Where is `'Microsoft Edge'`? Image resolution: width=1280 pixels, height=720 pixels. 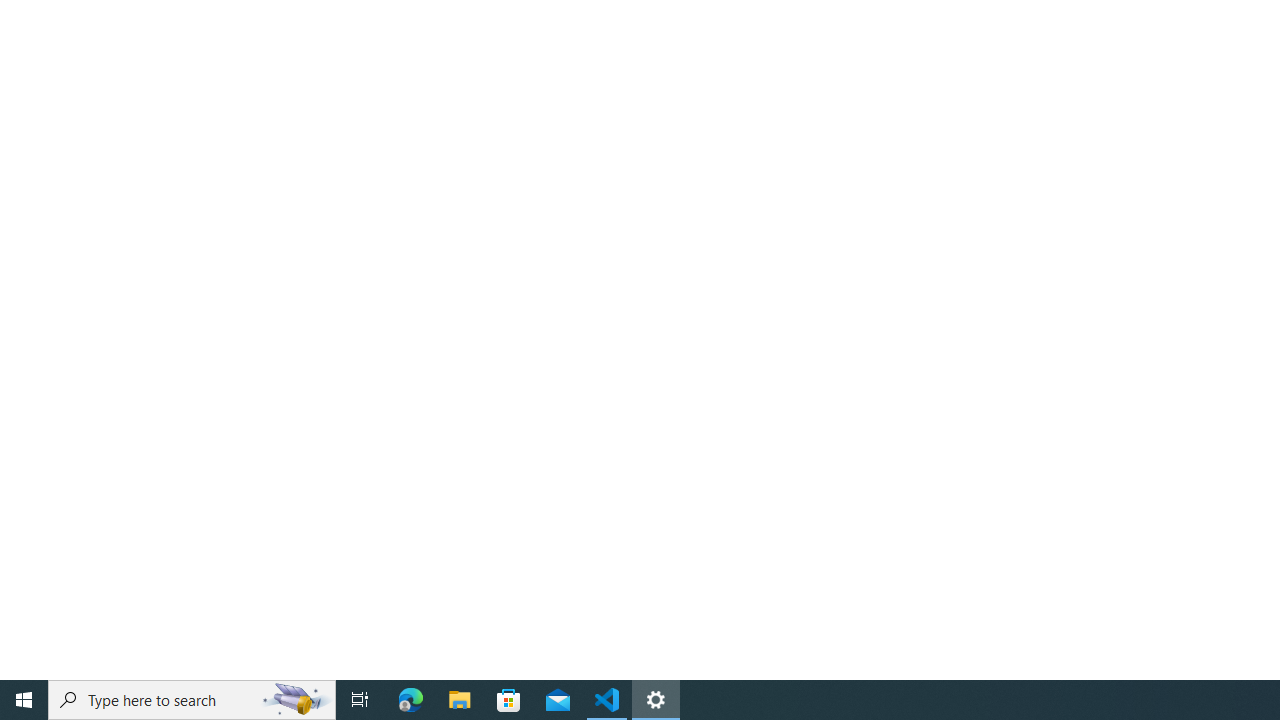
'Microsoft Edge' is located at coordinates (410, 698).